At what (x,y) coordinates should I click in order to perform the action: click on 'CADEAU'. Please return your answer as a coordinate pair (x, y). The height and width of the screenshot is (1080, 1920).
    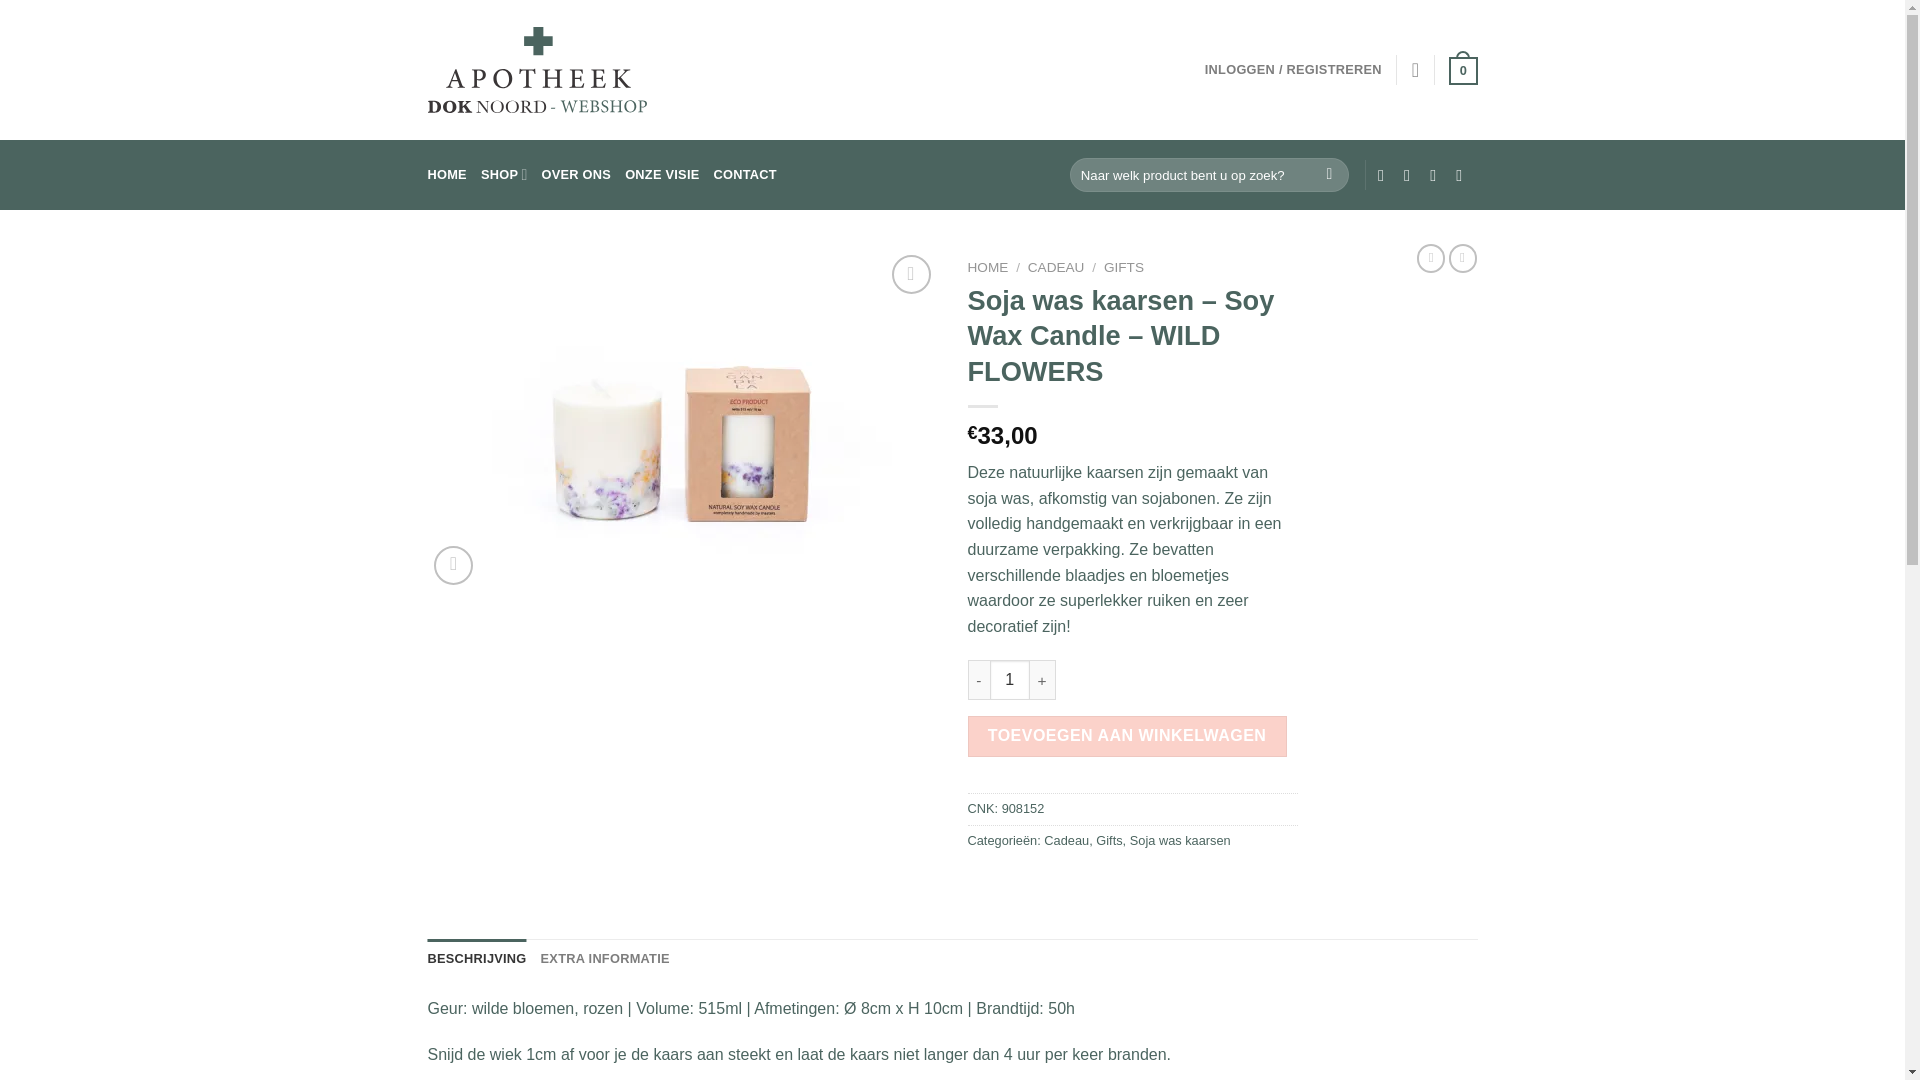
    Looking at the image, I should click on (1055, 266).